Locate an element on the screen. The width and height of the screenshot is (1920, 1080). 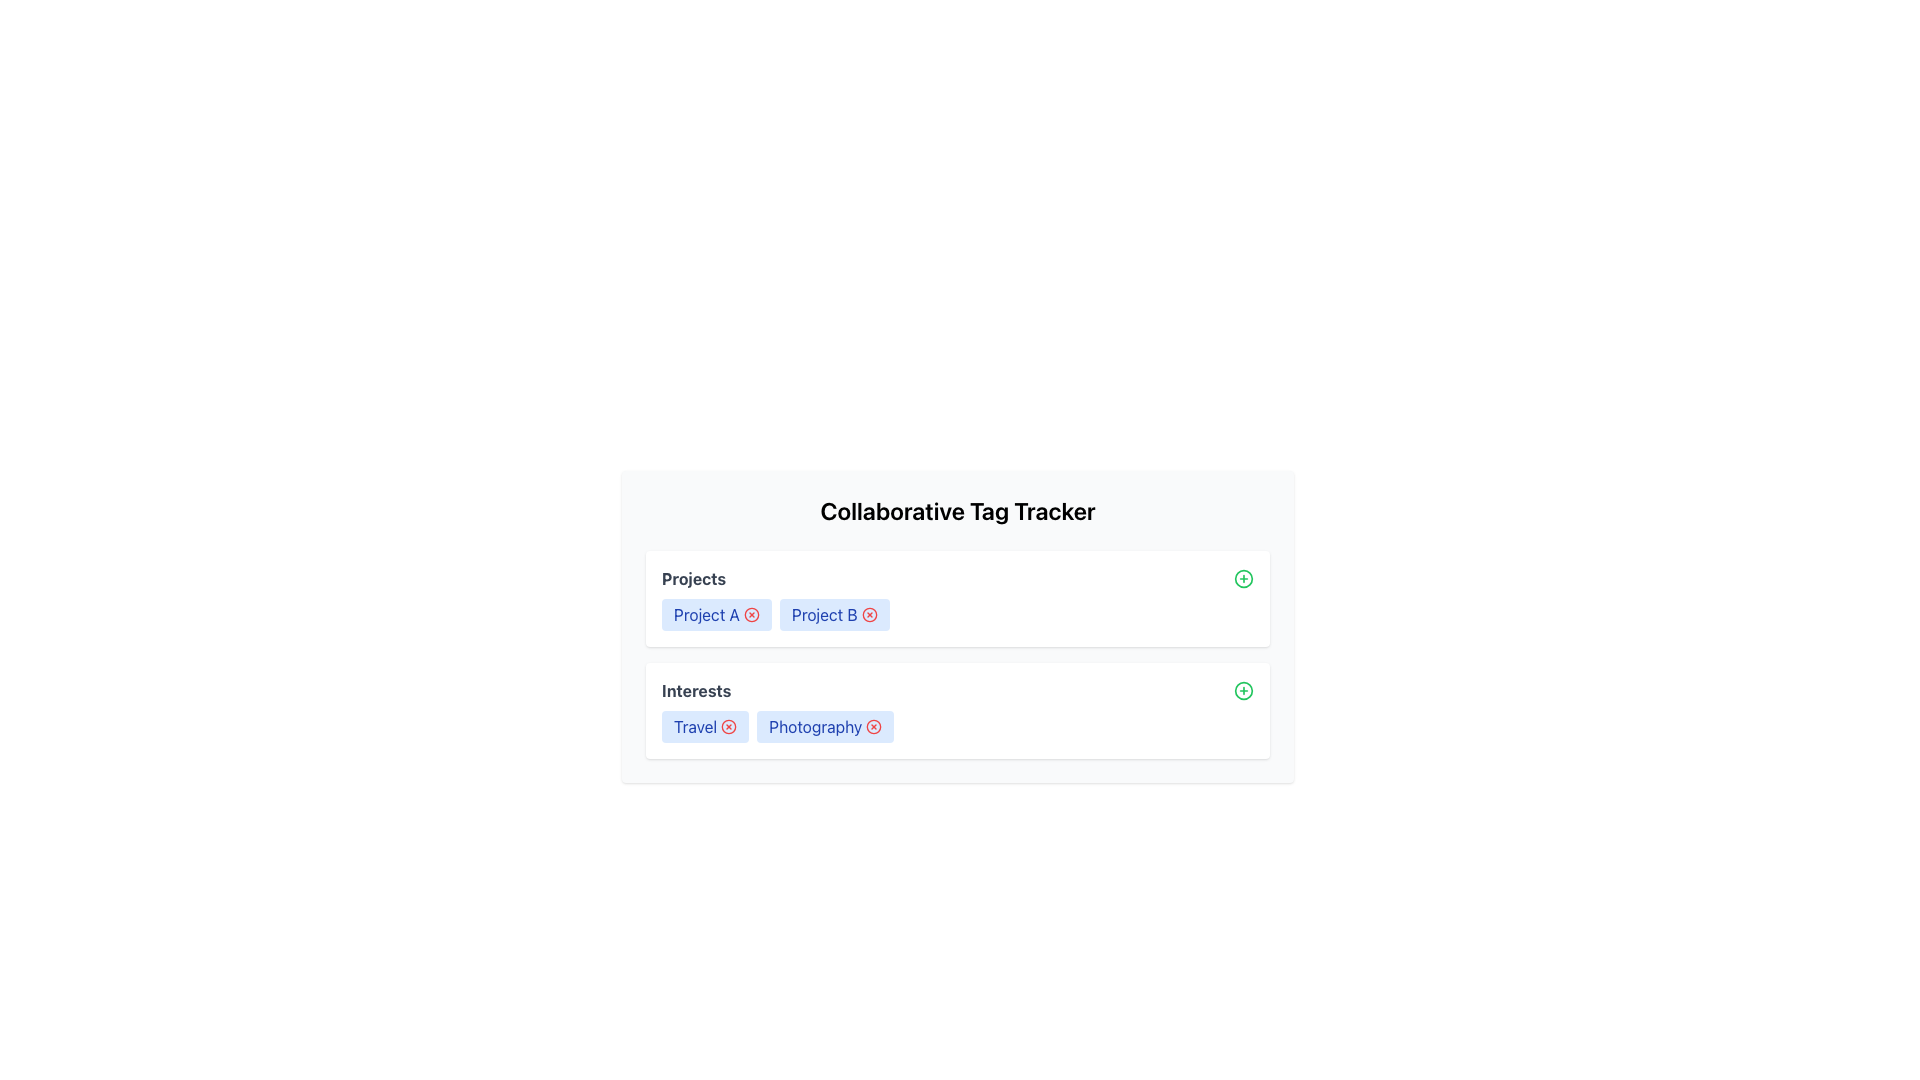
label text of the tag representing 'Project A' located in the 'Projects' section, which has a remove button next to it is located at coordinates (716, 613).